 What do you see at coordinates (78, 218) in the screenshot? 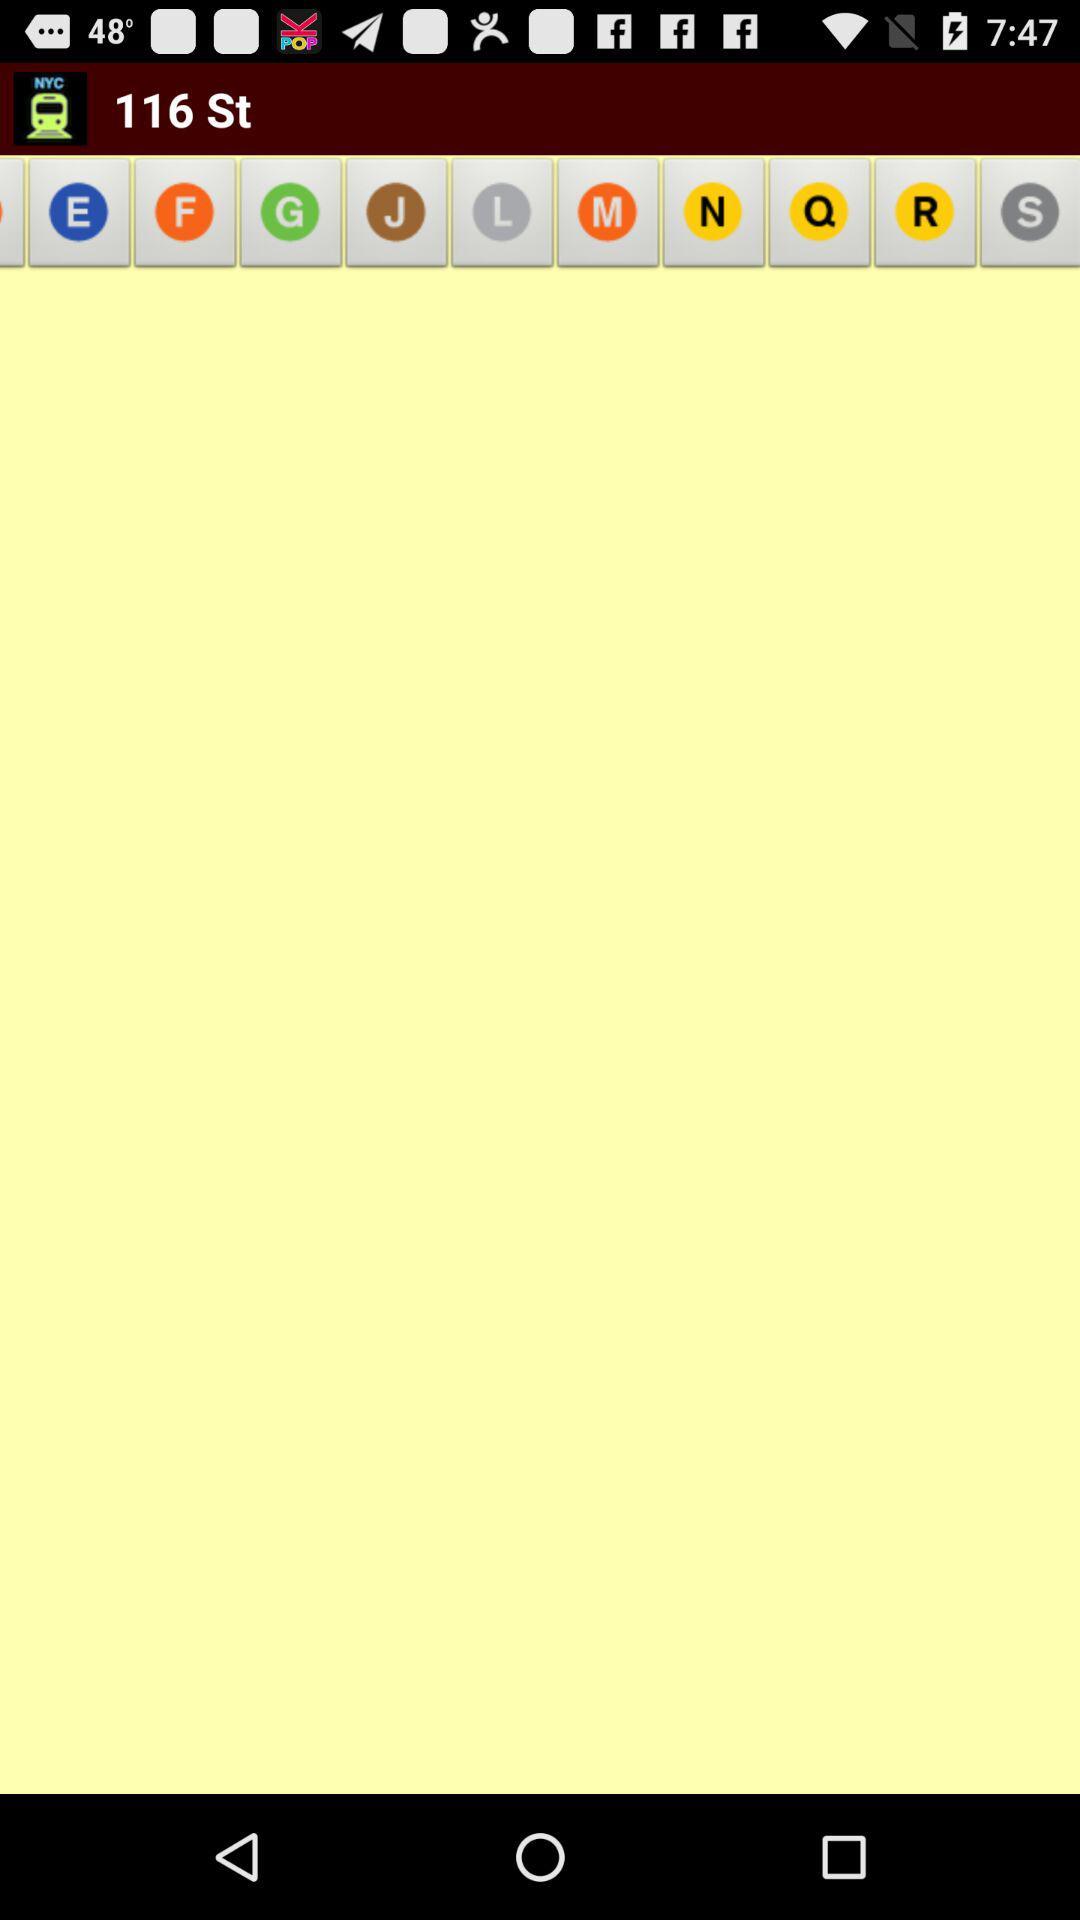
I see `the item below 116 st icon` at bounding box center [78, 218].